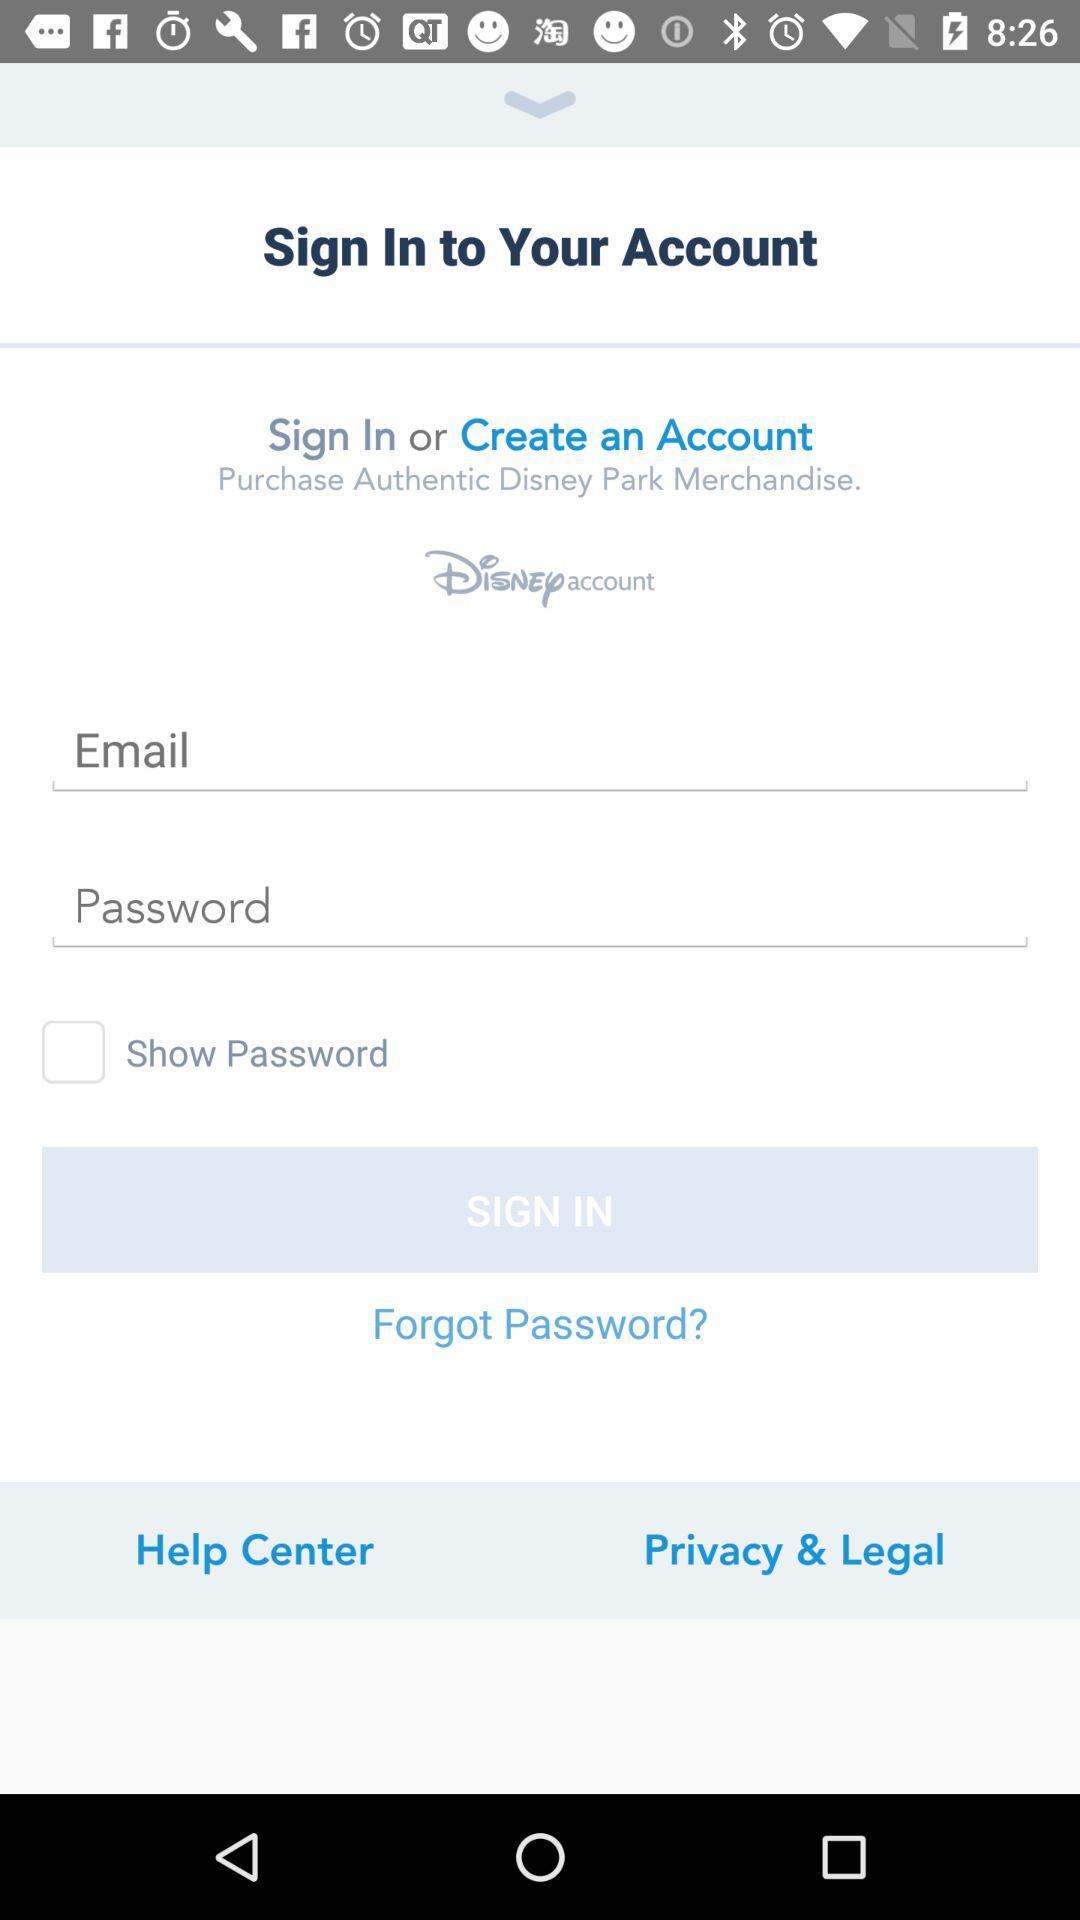 This screenshot has height=1920, width=1080. Describe the element at coordinates (540, 748) in the screenshot. I see `email id` at that location.